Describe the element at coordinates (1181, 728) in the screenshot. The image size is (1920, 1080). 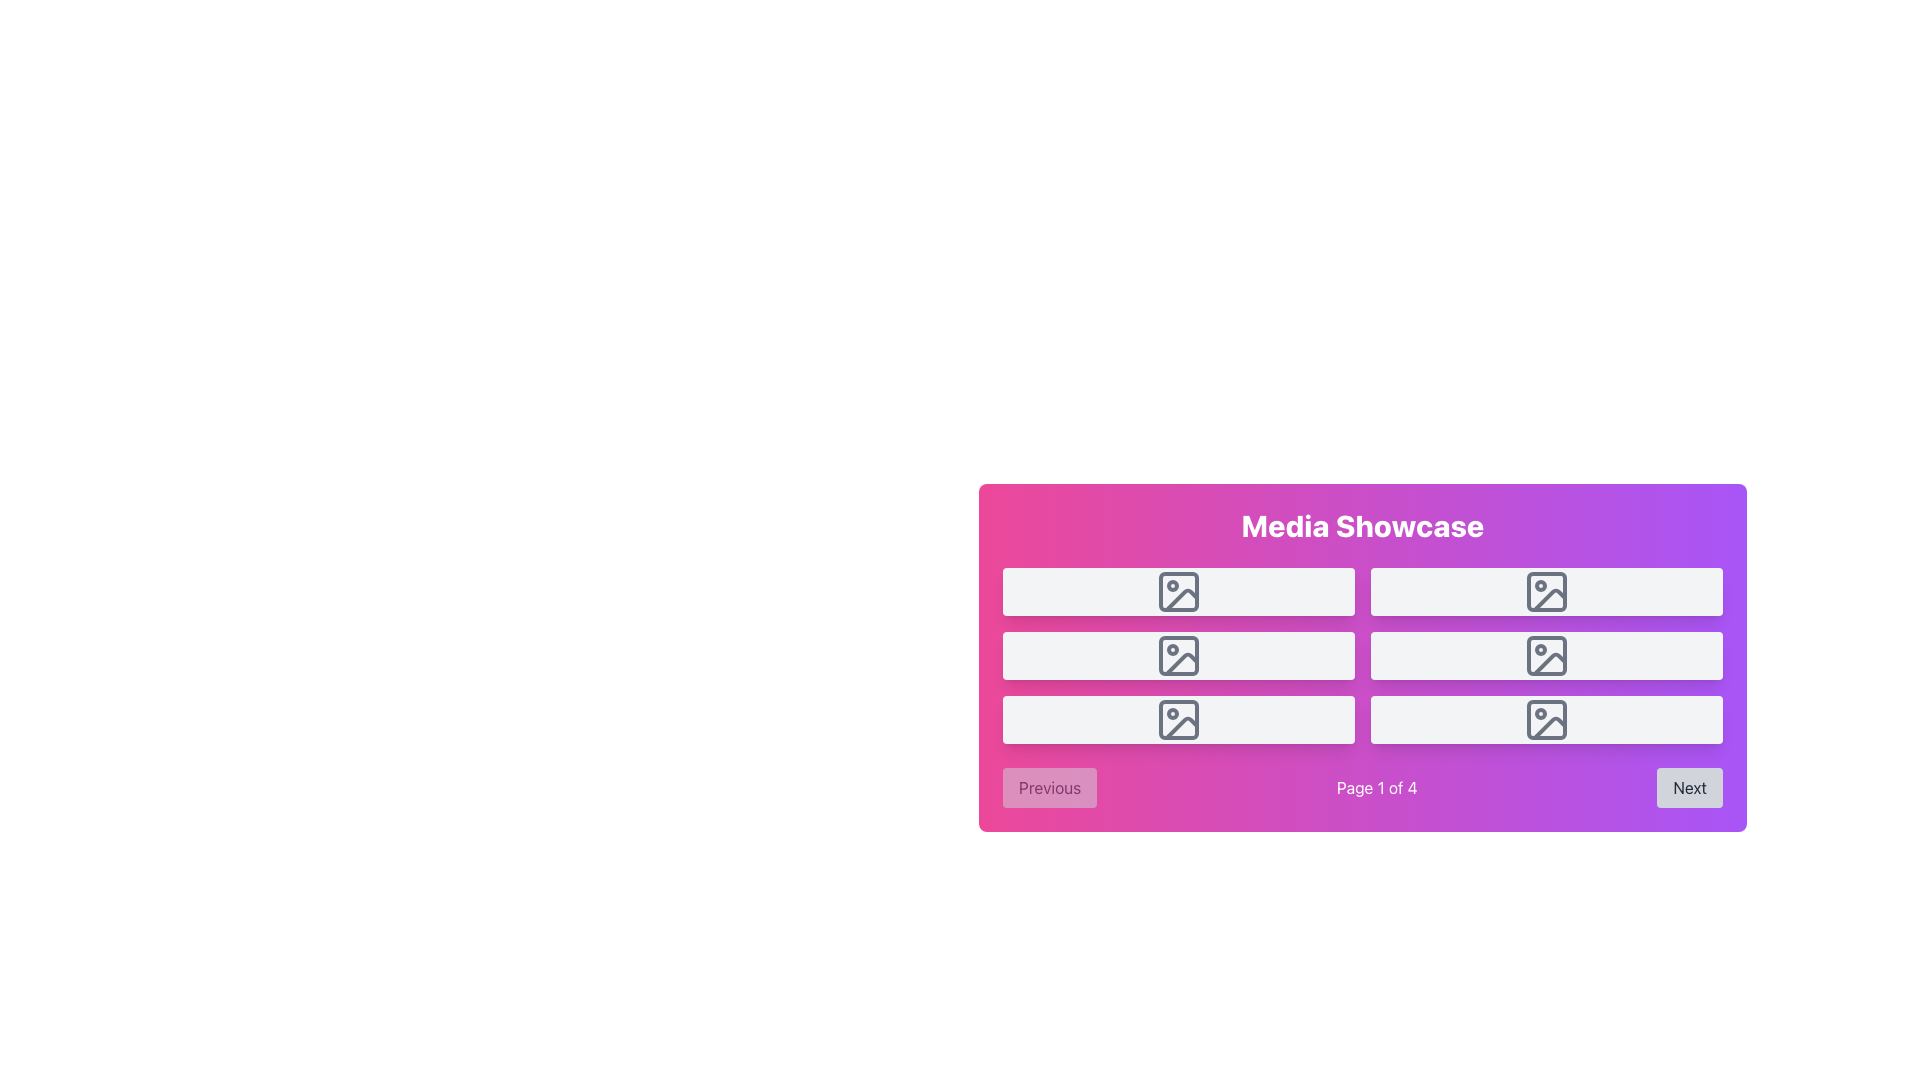
I see `the stylized image icon representing a mountain shape located in the left column of the last row in the Media Showcase section` at that location.